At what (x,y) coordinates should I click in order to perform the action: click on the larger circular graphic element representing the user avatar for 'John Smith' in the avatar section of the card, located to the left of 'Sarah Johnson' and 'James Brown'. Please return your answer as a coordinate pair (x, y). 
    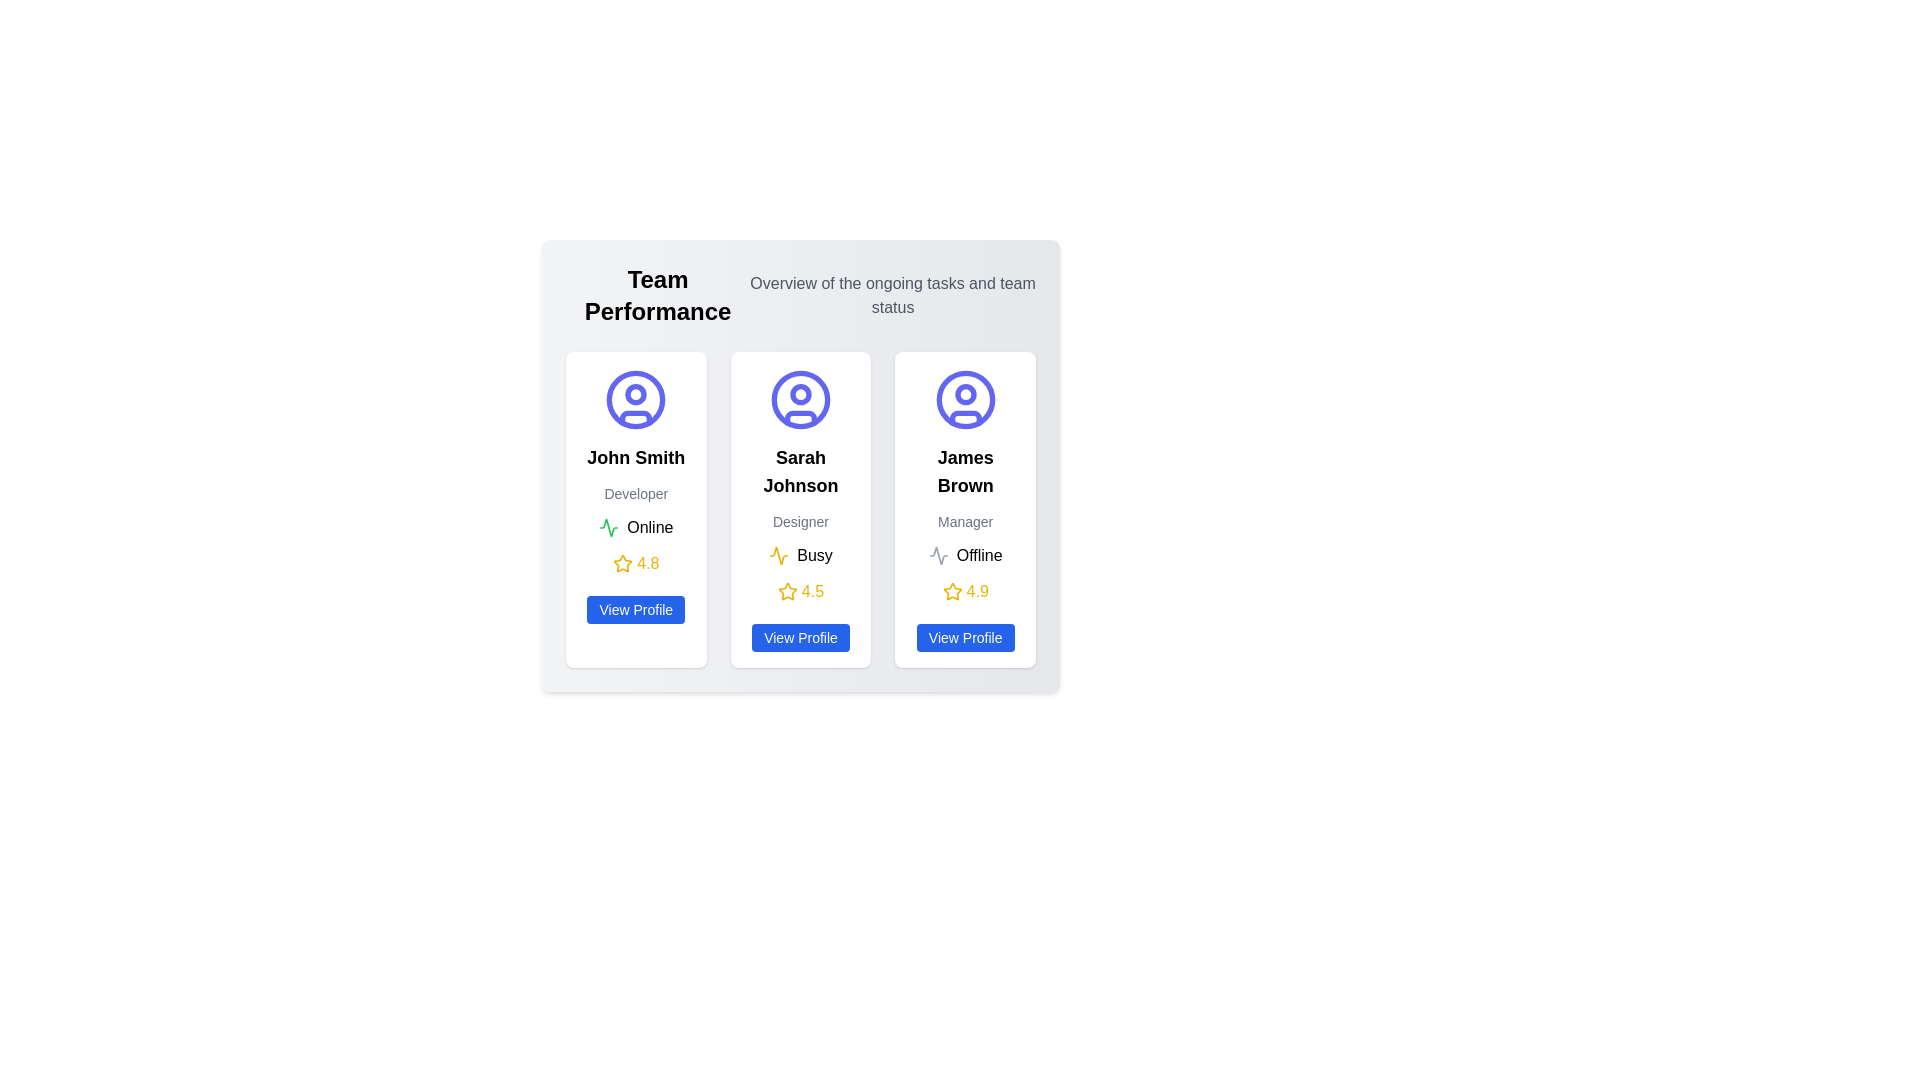
    Looking at the image, I should click on (635, 400).